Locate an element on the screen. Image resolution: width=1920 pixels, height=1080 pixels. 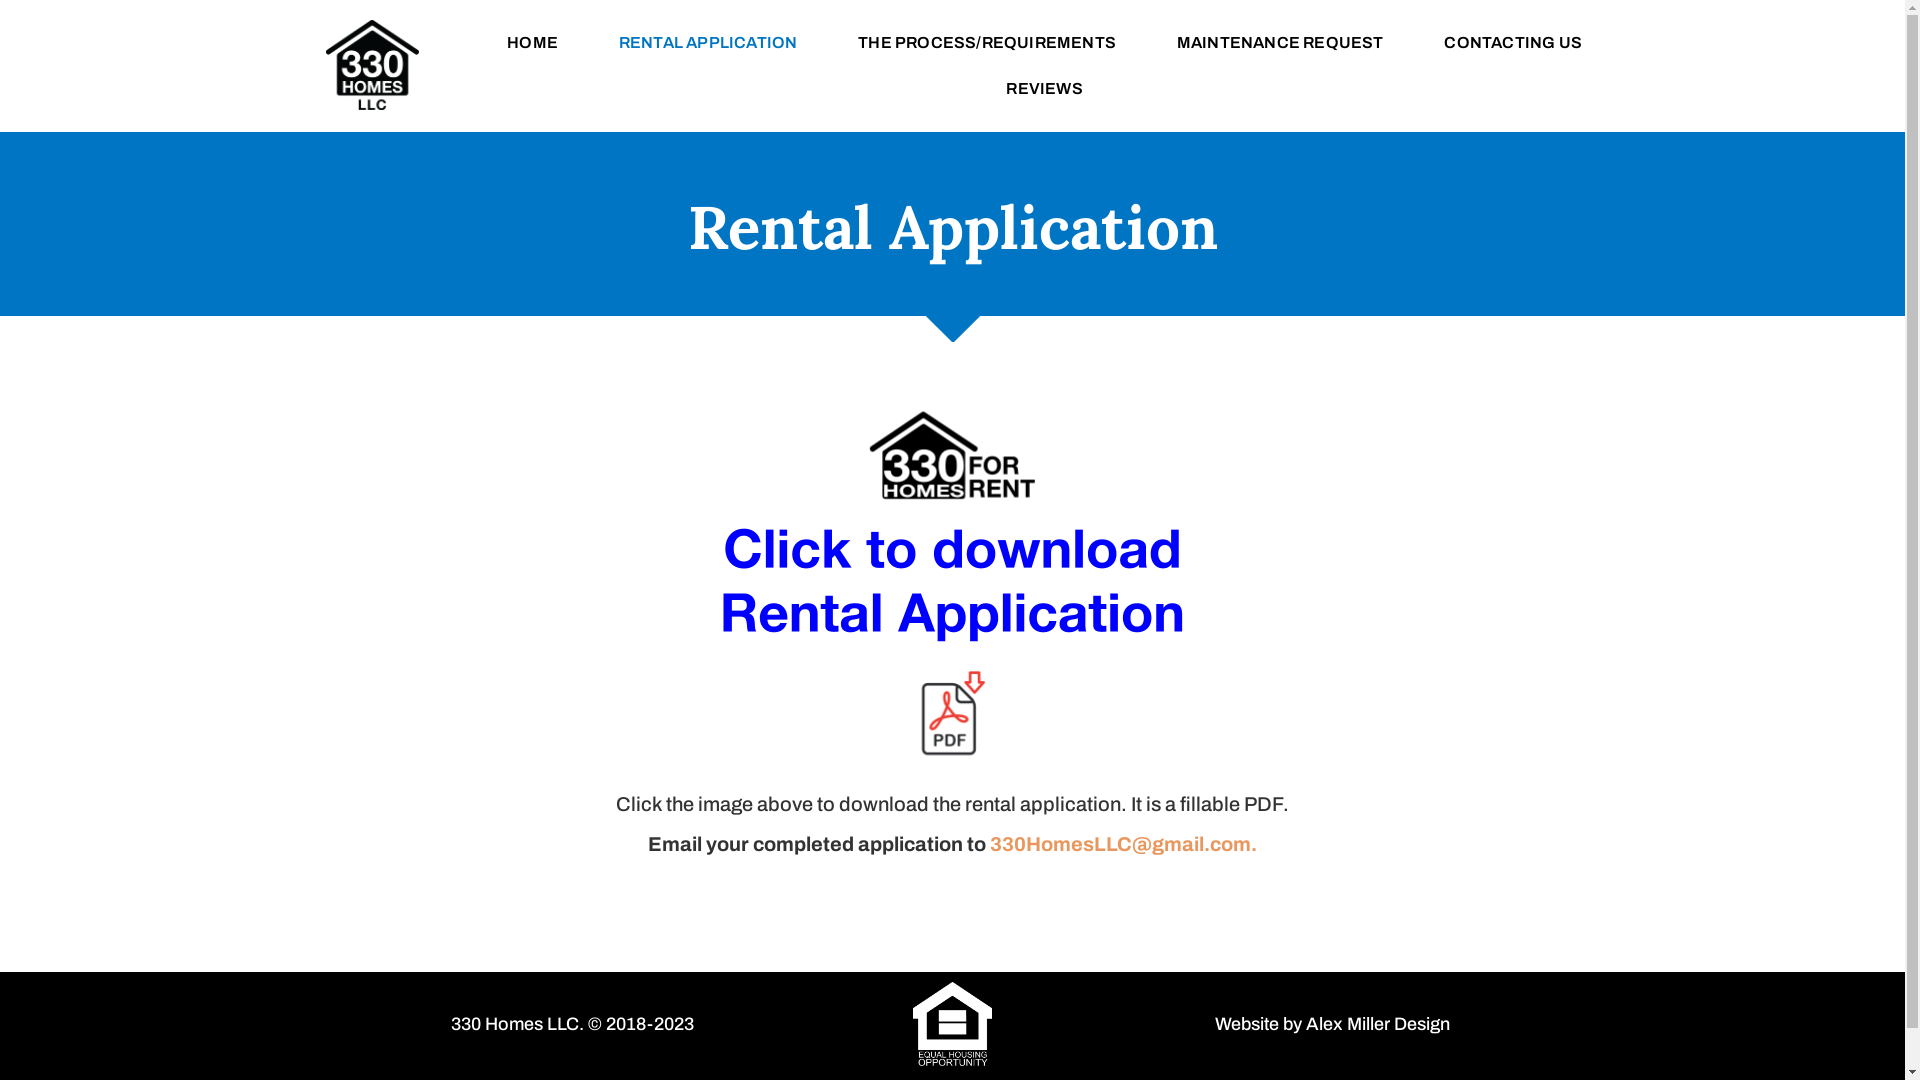
'MAINTENANCE REQUEST' is located at coordinates (1146, 42).